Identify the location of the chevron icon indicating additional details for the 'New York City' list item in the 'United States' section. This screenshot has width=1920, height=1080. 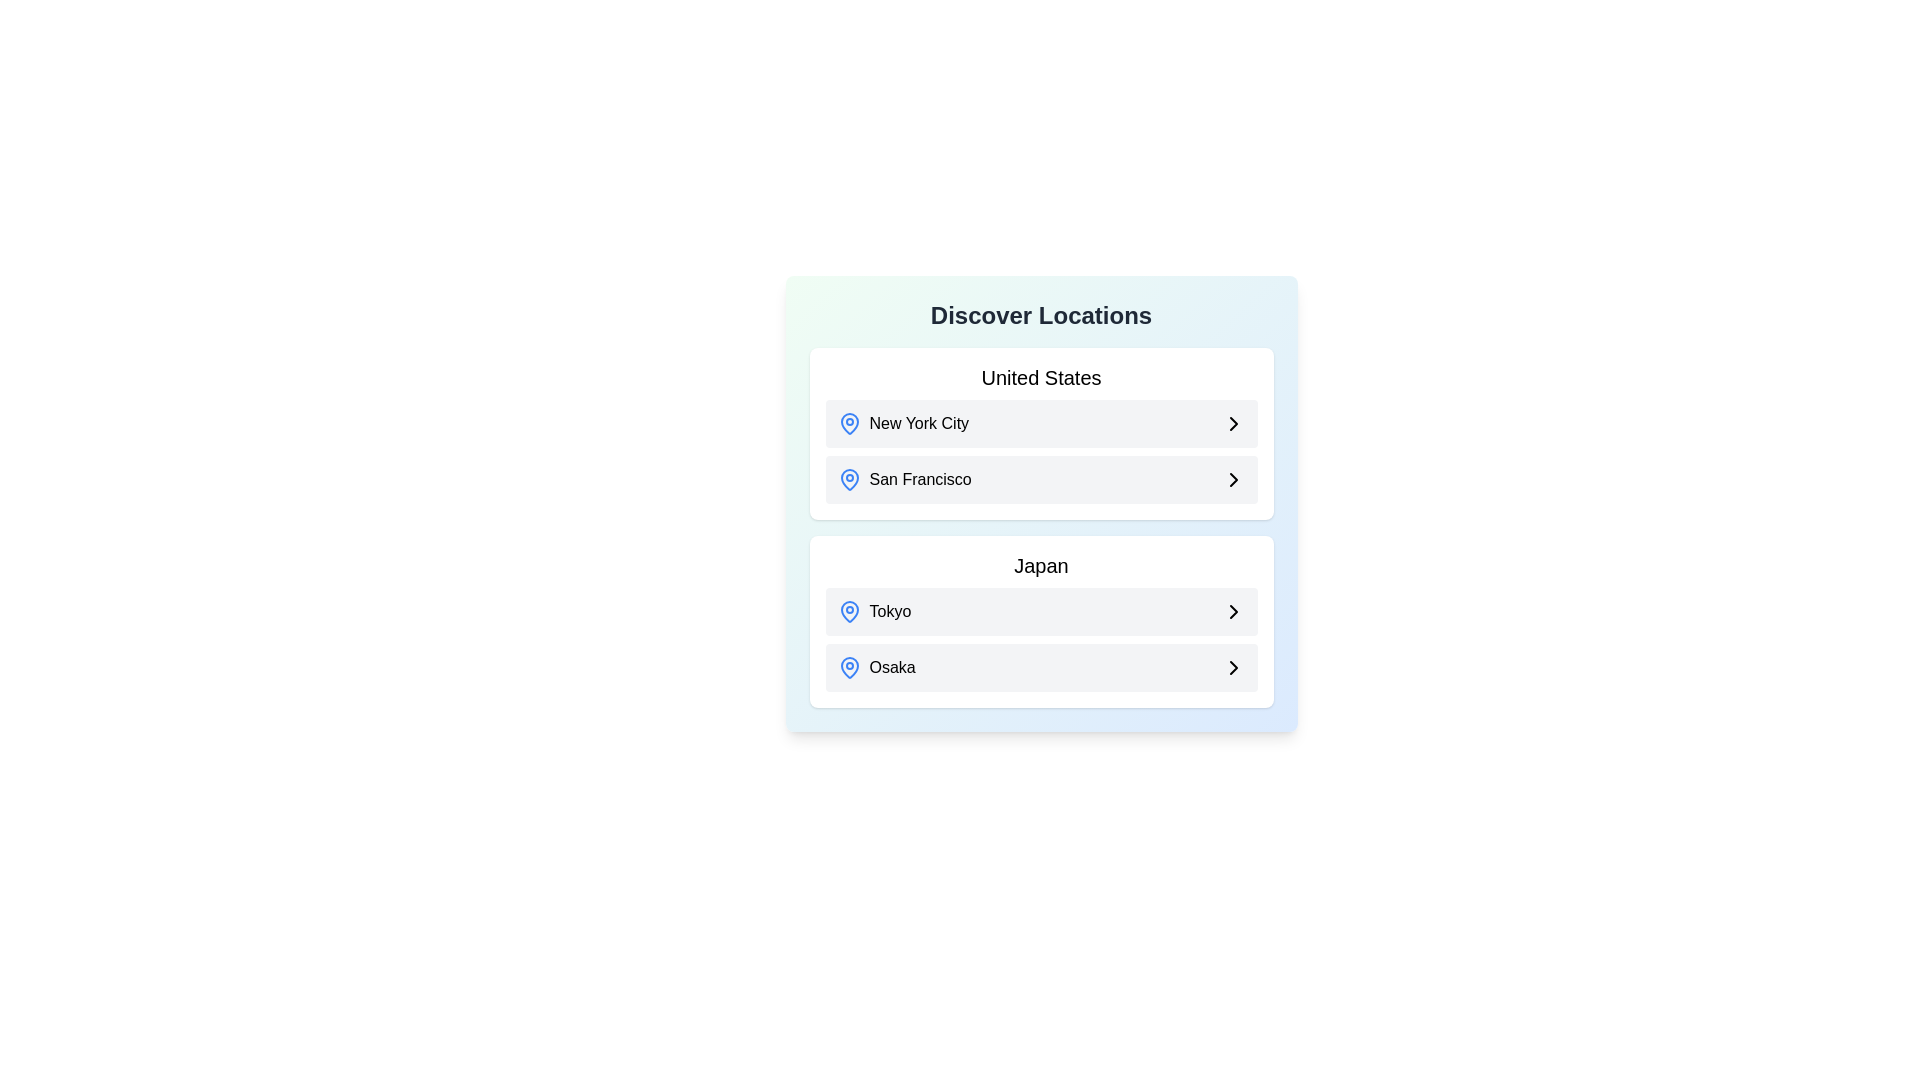
(1232, 423).